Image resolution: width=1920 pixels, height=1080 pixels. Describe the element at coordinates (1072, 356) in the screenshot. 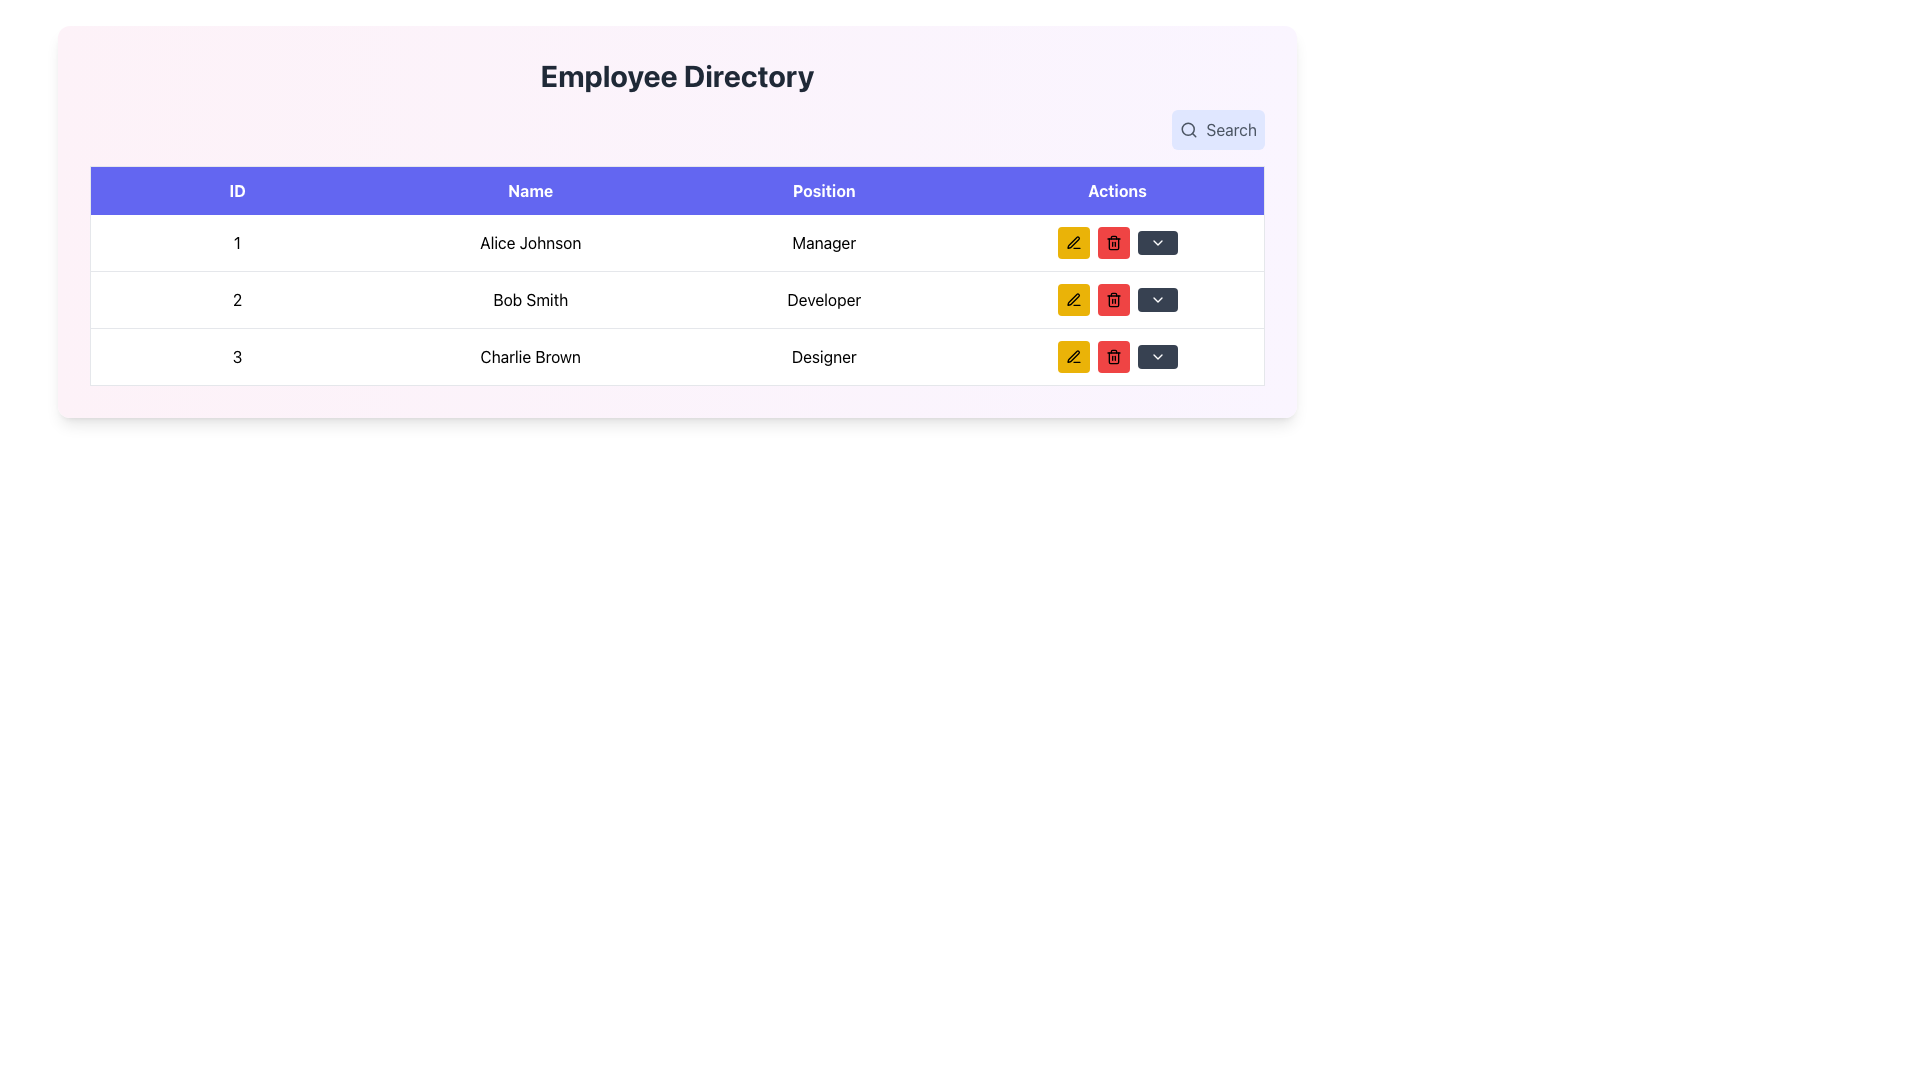

I see `the small square button with rounded corners in the 'Actions' column, third row for 'Designer', which has a yellow background and a black pencil icon` at that location.